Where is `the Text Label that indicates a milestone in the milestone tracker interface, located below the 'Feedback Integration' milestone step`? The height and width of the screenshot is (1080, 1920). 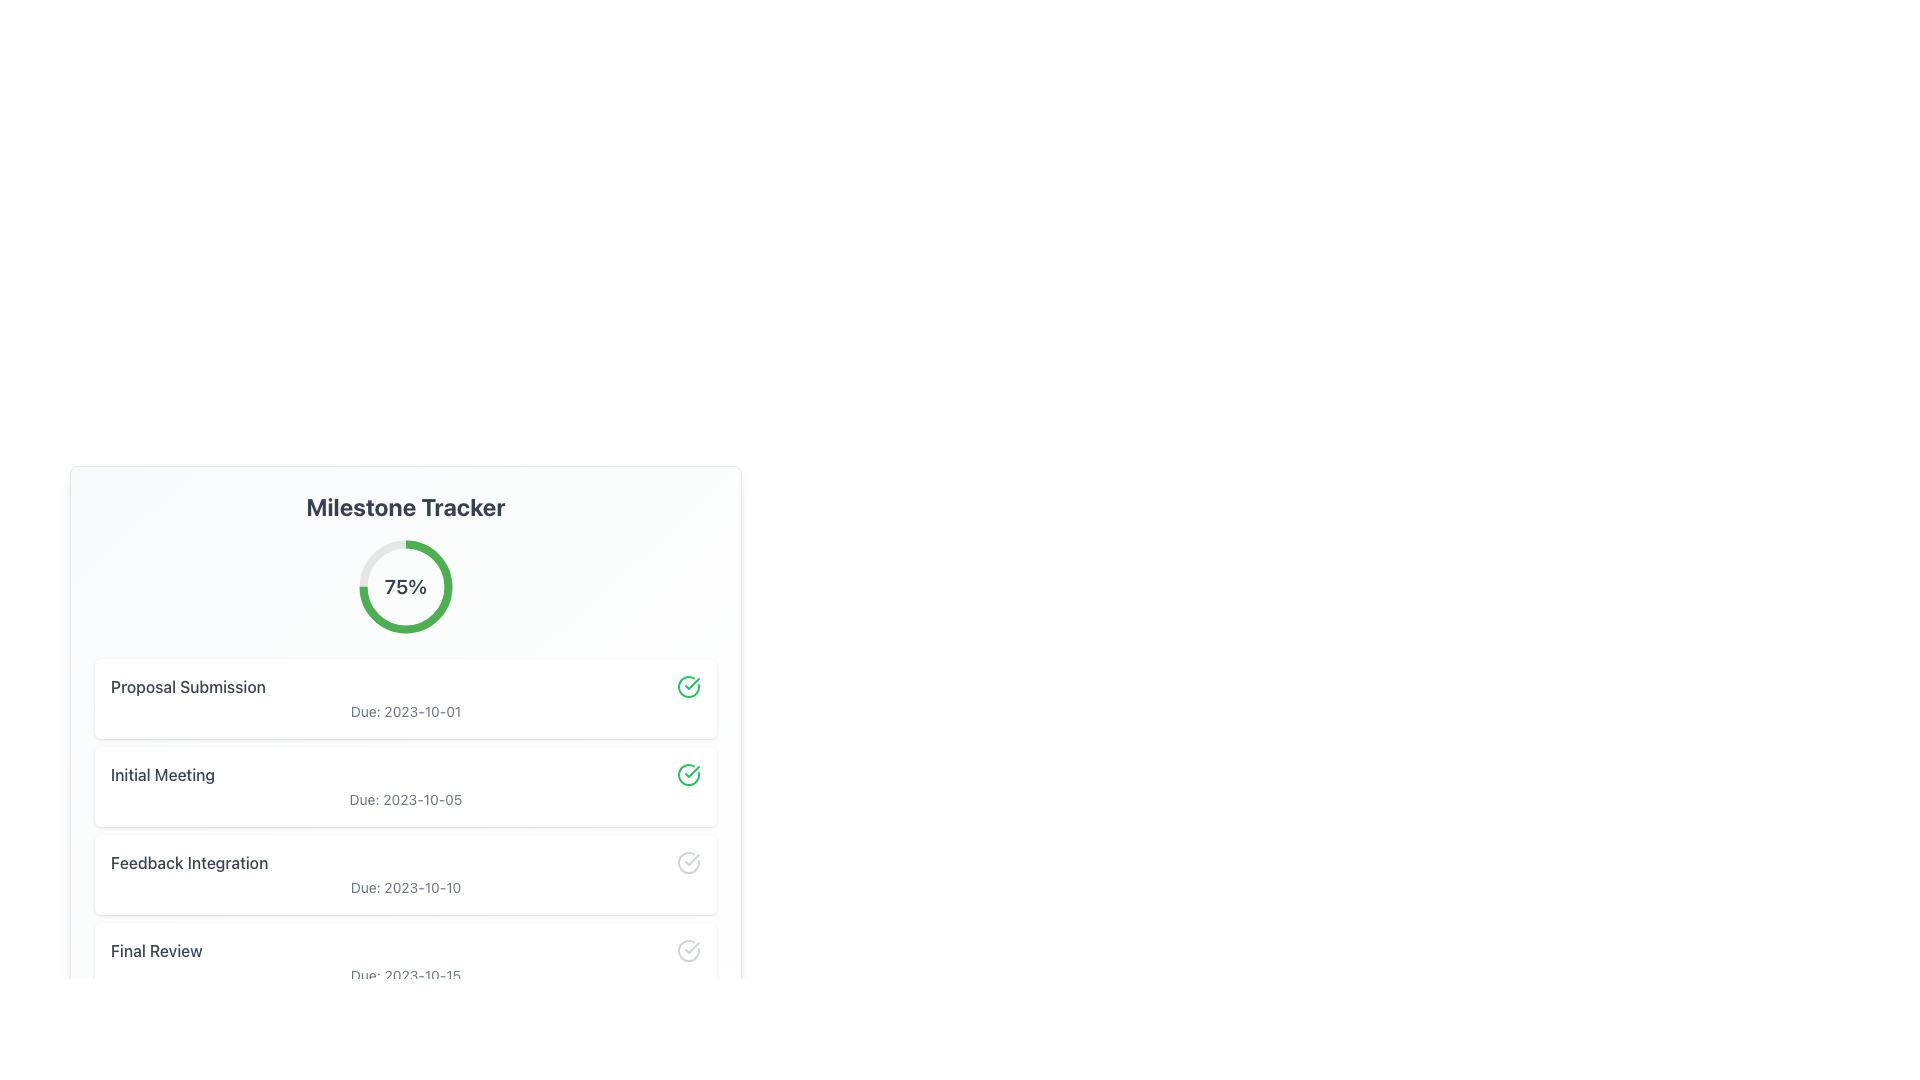 the Text Label that indicates a milestone in the milestone tracker interface, located below the 'Feedback Integration' milestone step is located at coordinates (155, 950).